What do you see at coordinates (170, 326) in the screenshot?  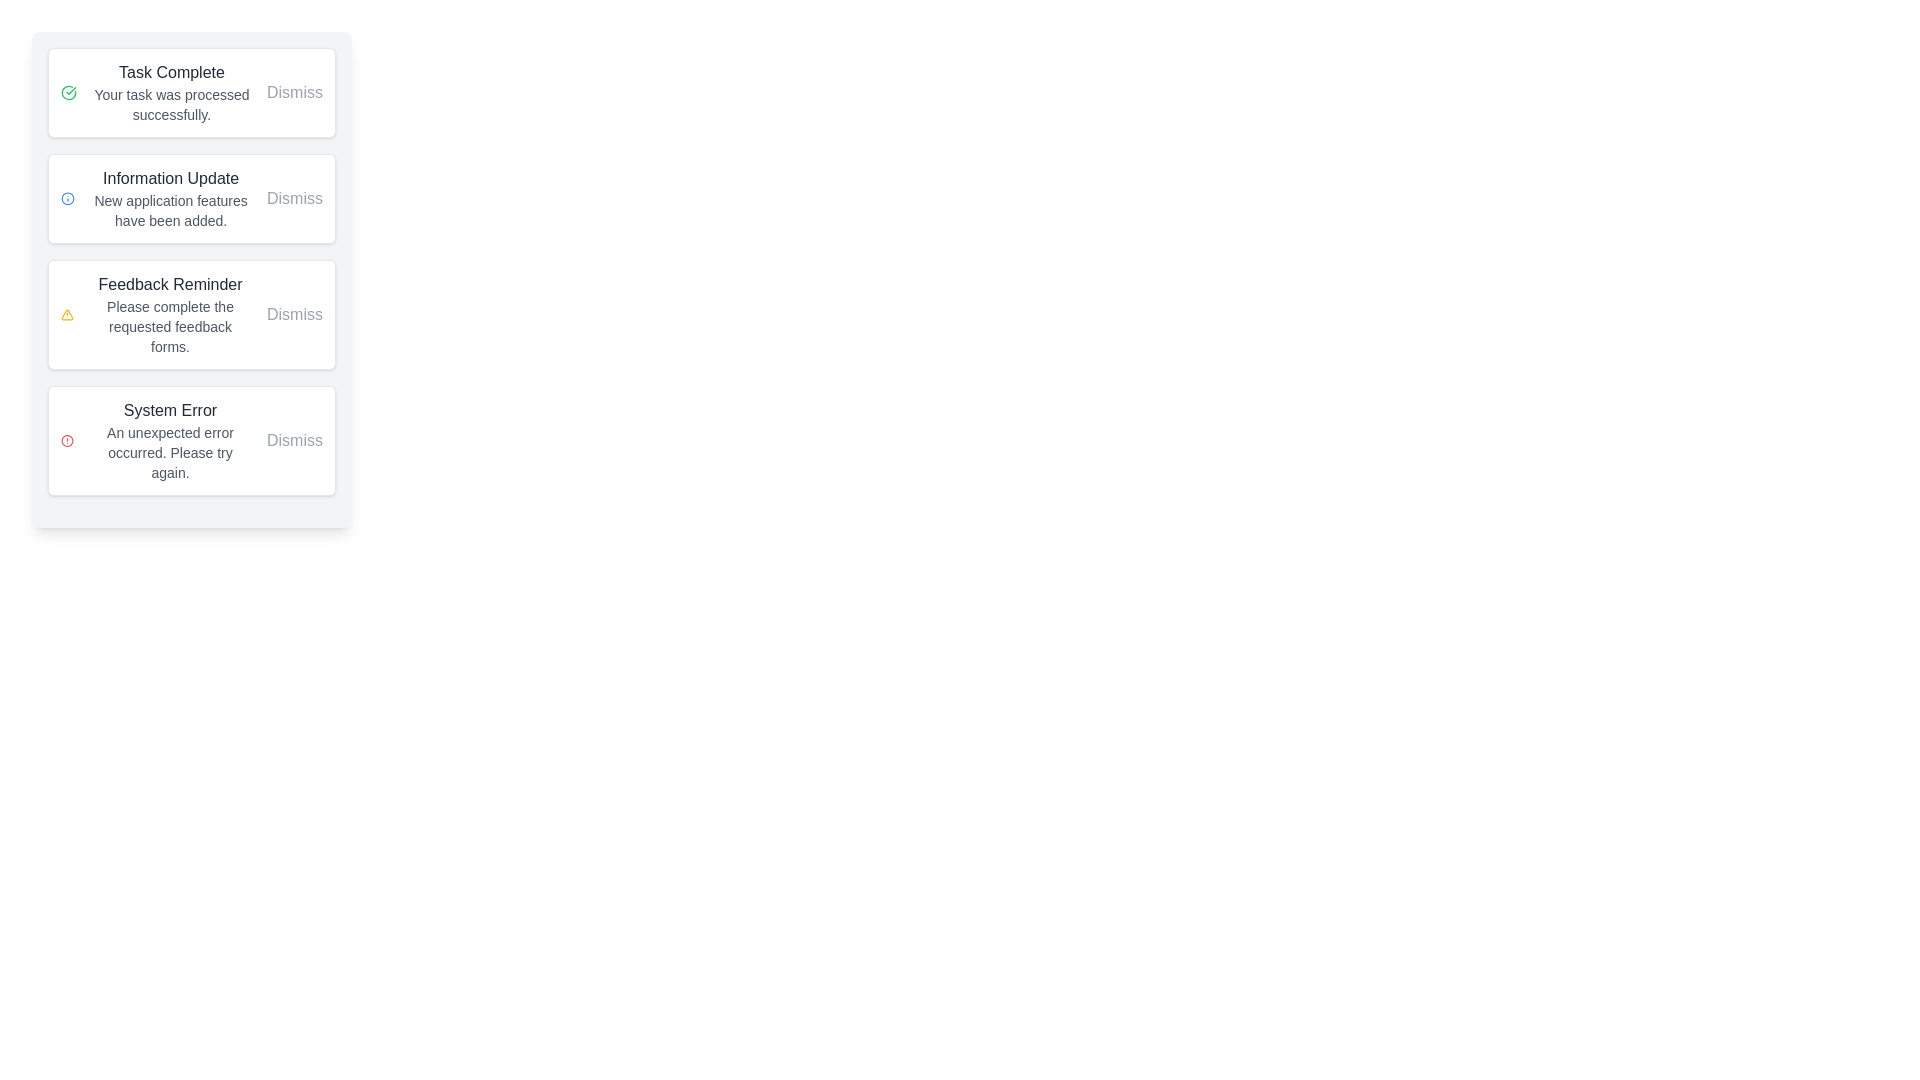 I see `the second line of text in the 'Feedback Reminder' notification, which provides clarification for completing feedback forms` at bounding box center [170, 326].